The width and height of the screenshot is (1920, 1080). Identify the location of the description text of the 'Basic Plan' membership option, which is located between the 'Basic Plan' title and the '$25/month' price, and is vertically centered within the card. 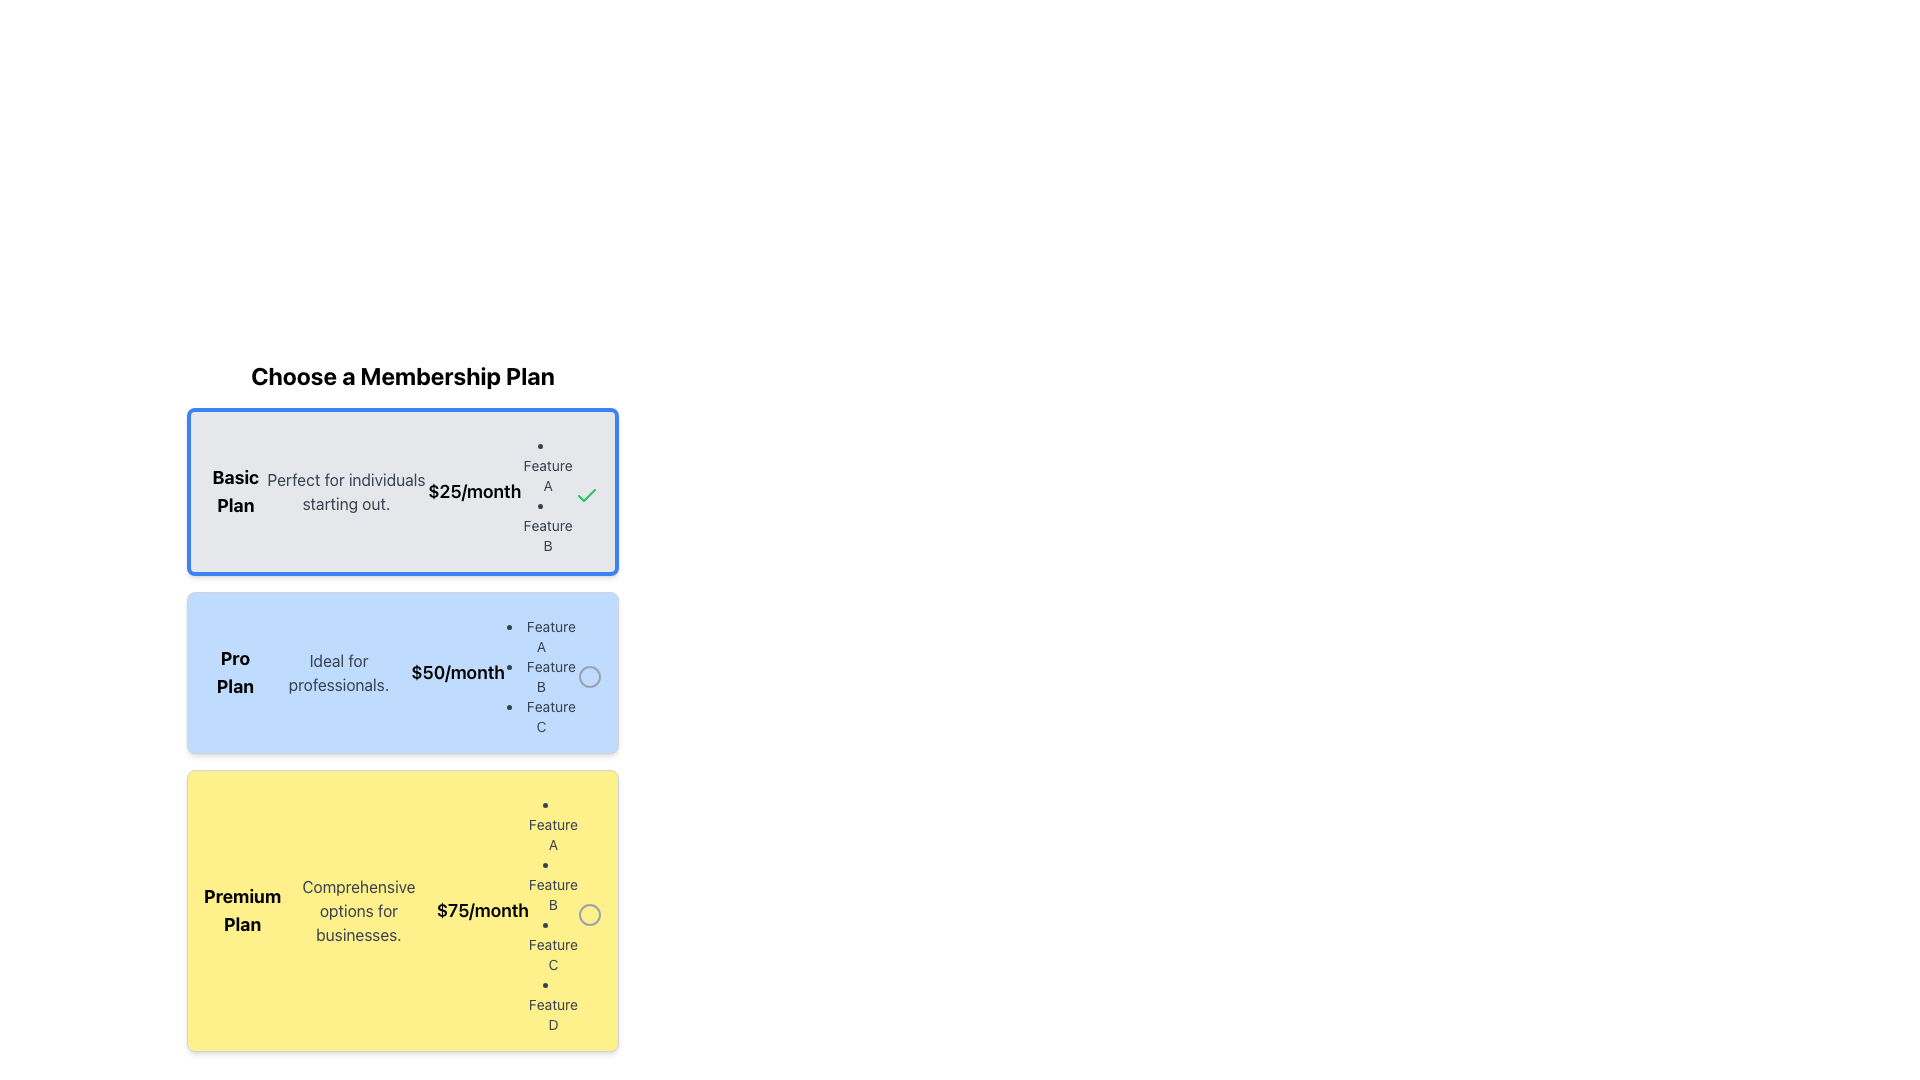
(346, 492).